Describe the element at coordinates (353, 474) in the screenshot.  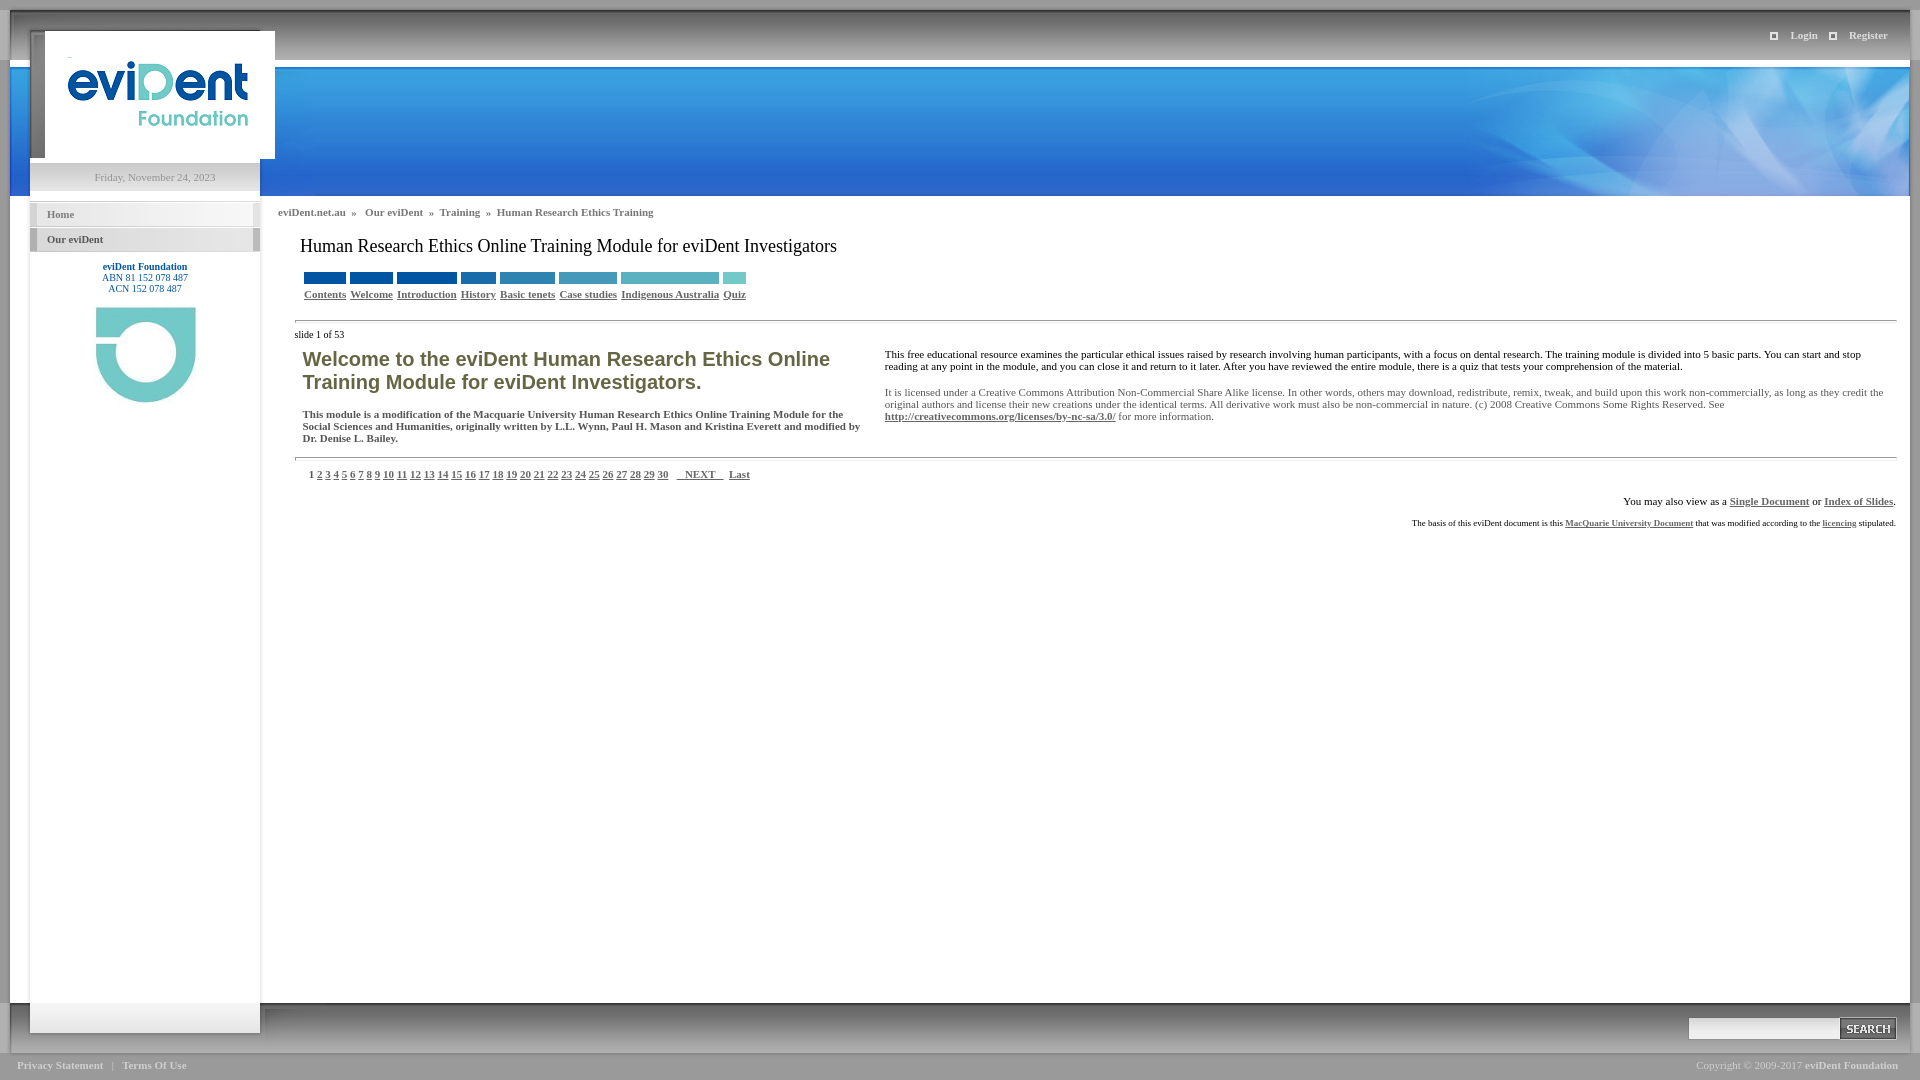
I see `'6'` at that location.